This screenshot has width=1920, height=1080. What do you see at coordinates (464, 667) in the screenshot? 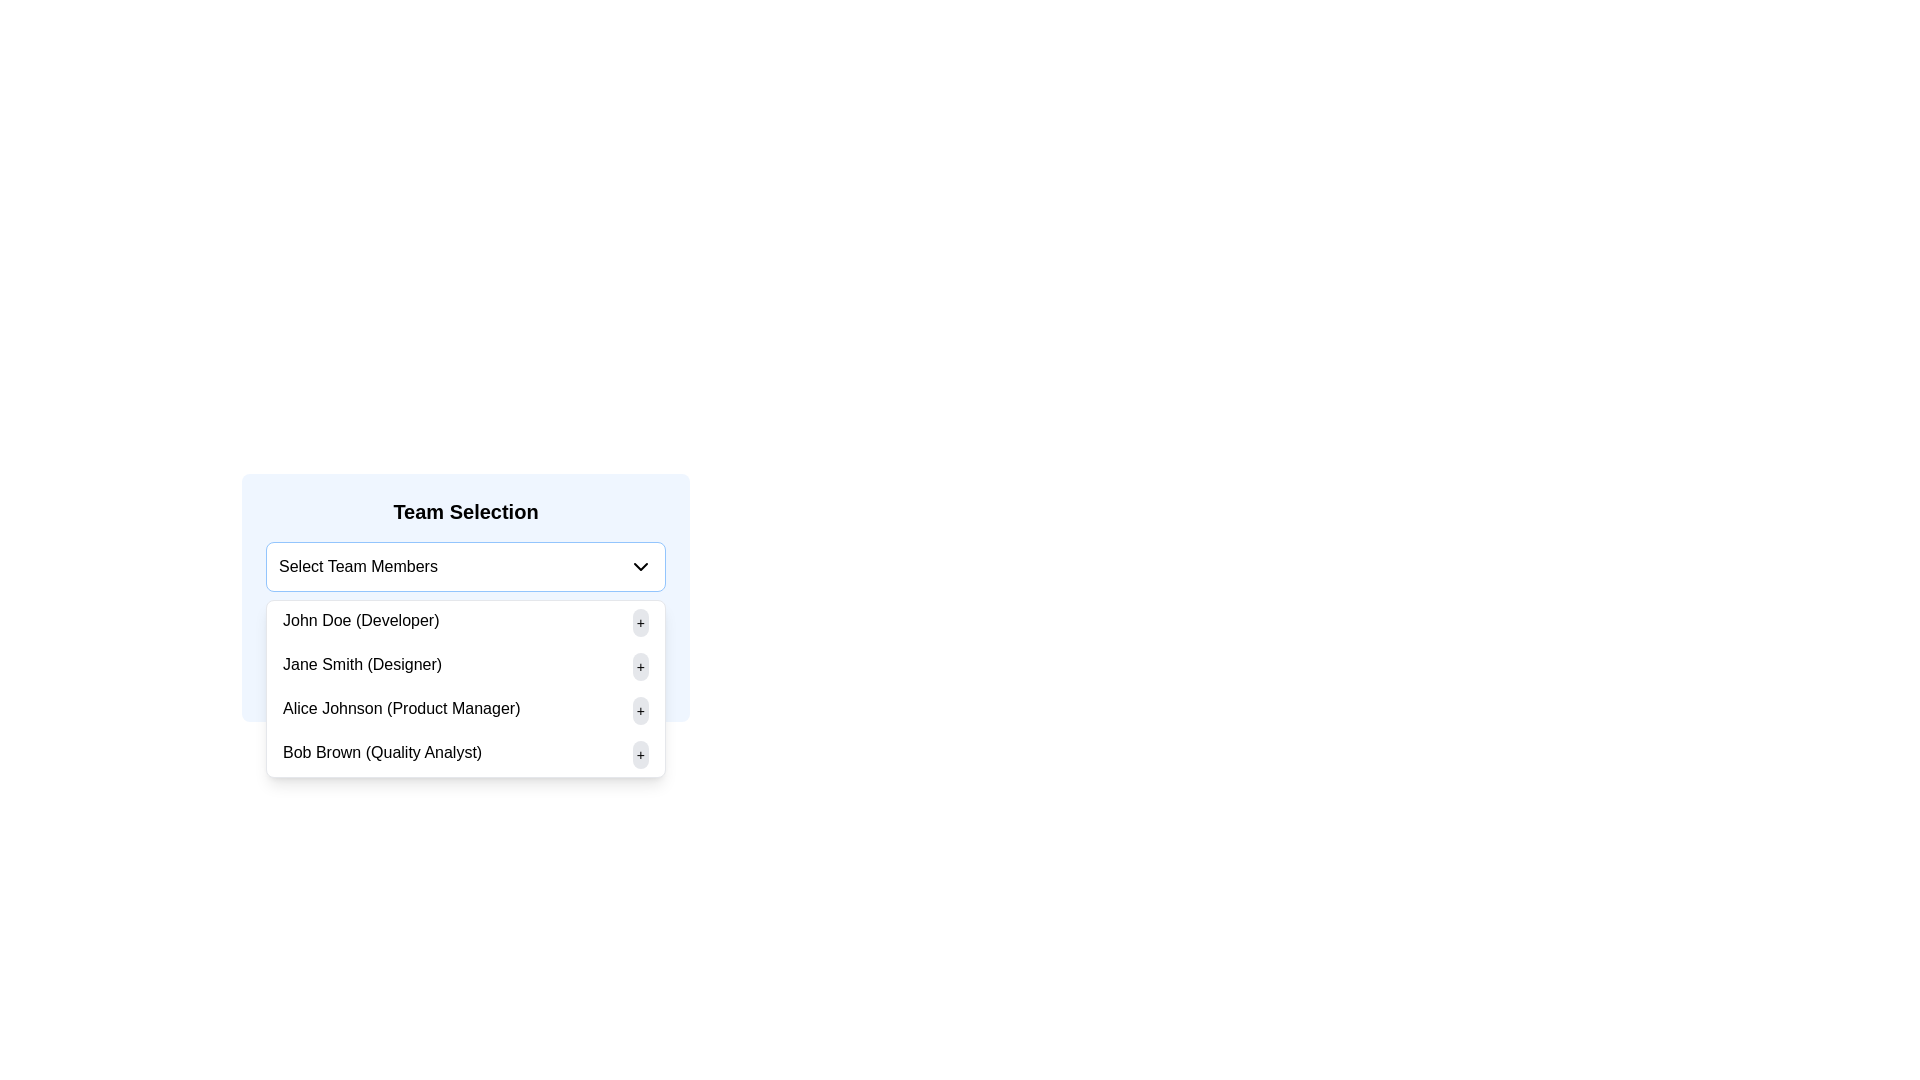
I see `the name of the team member in the second option of the Team Selection dropdown` at bounding box center [464, 667].